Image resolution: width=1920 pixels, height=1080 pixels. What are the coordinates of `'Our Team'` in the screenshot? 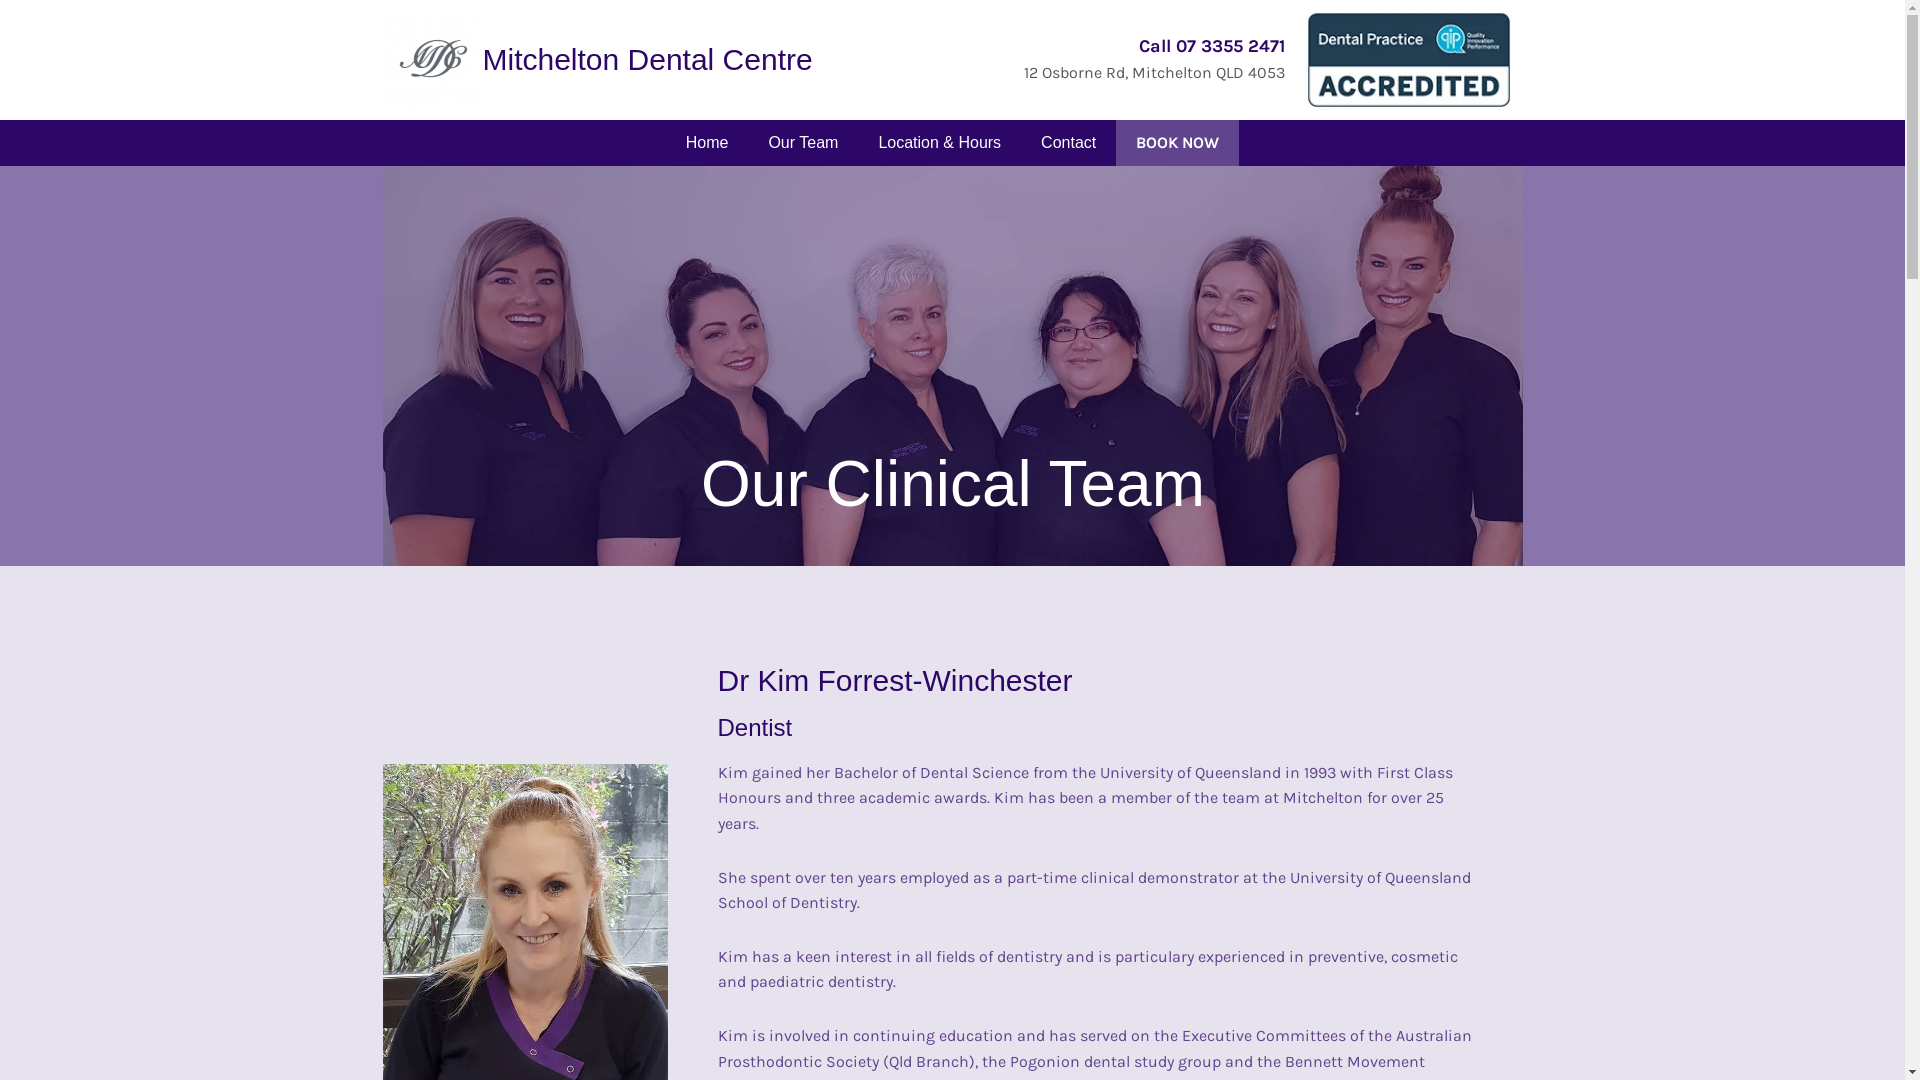 It's located at (802, 141).